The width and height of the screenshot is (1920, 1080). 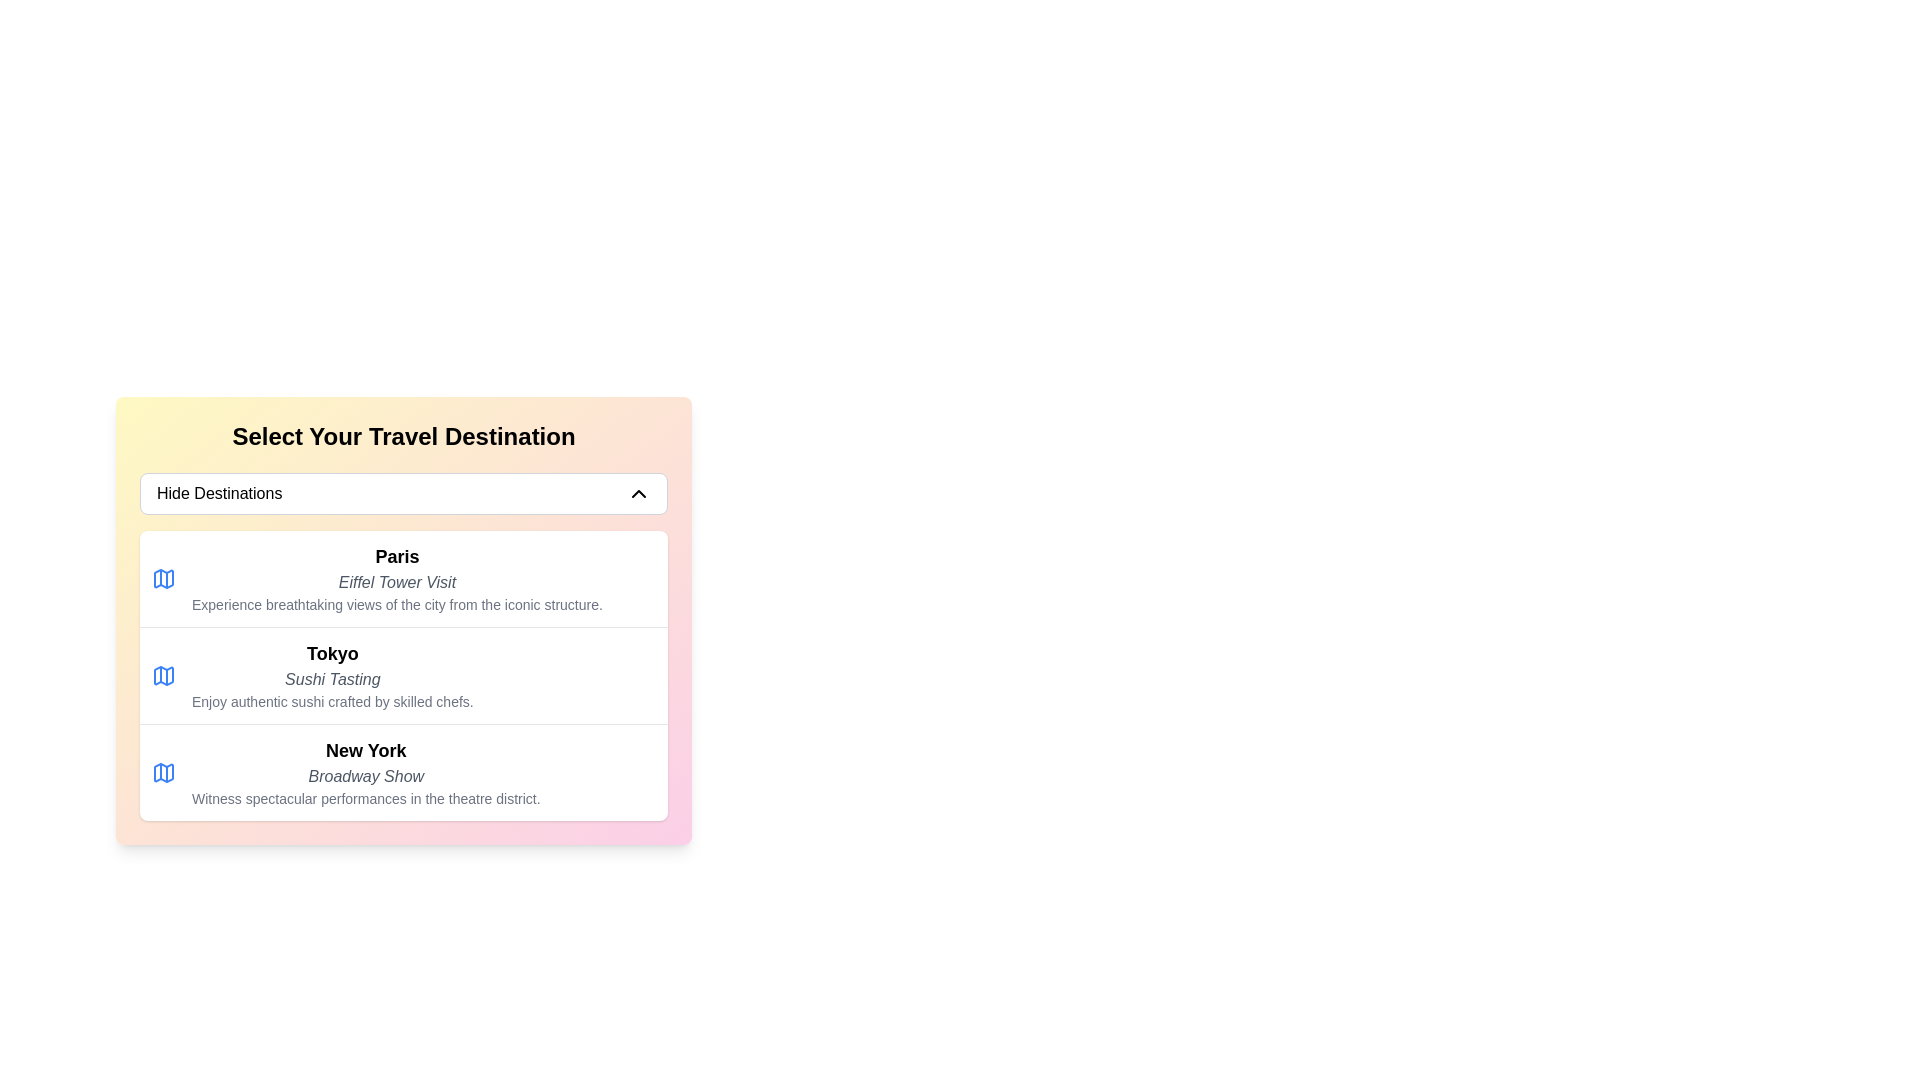 What do you see at coordinates (332, 701) in the screenshot?
I see `the text block in the 'Tokyo' travel destination section that reads 'Enjoy authentic sushi crafted by skilled chefs.'` at bounding box center [332, 701].